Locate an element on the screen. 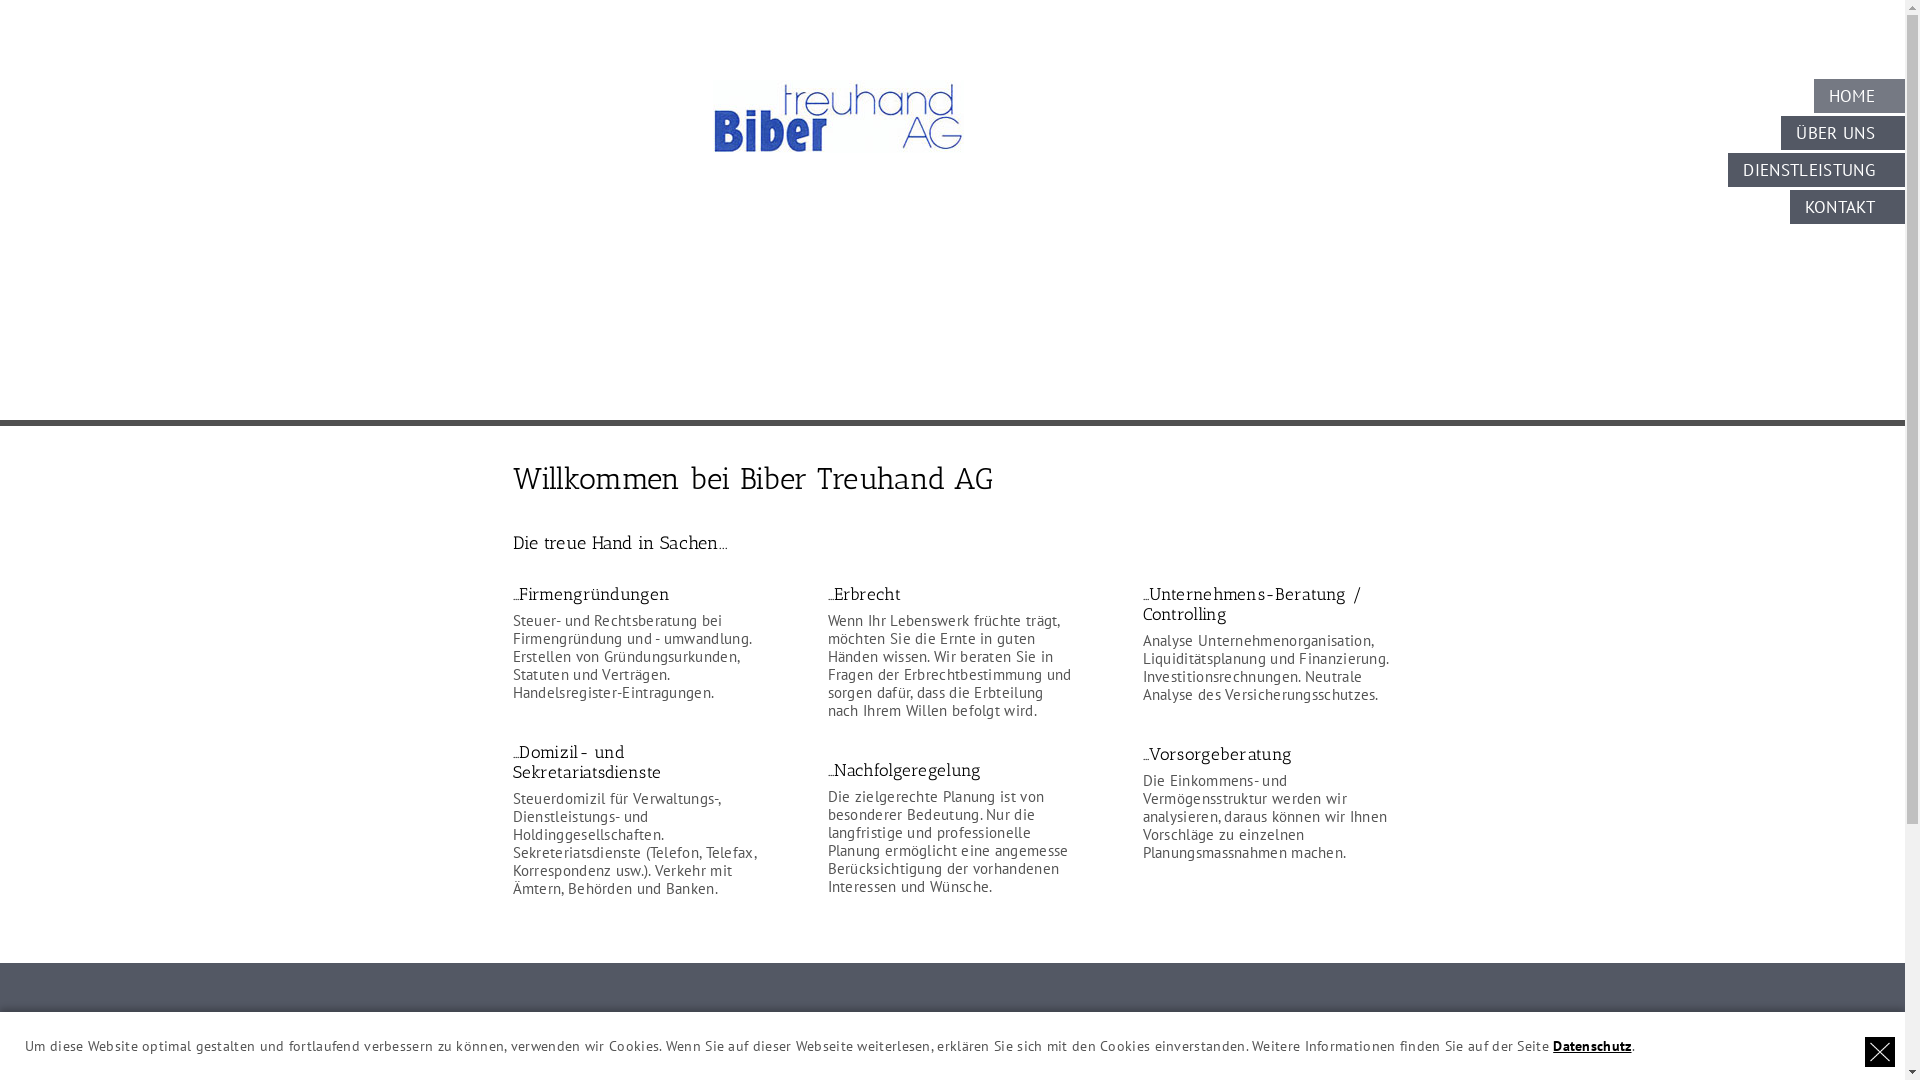 The width and height of the screenshot is (1920, 1080). 'KONTAKT' is located at coordinates (1846, 207).